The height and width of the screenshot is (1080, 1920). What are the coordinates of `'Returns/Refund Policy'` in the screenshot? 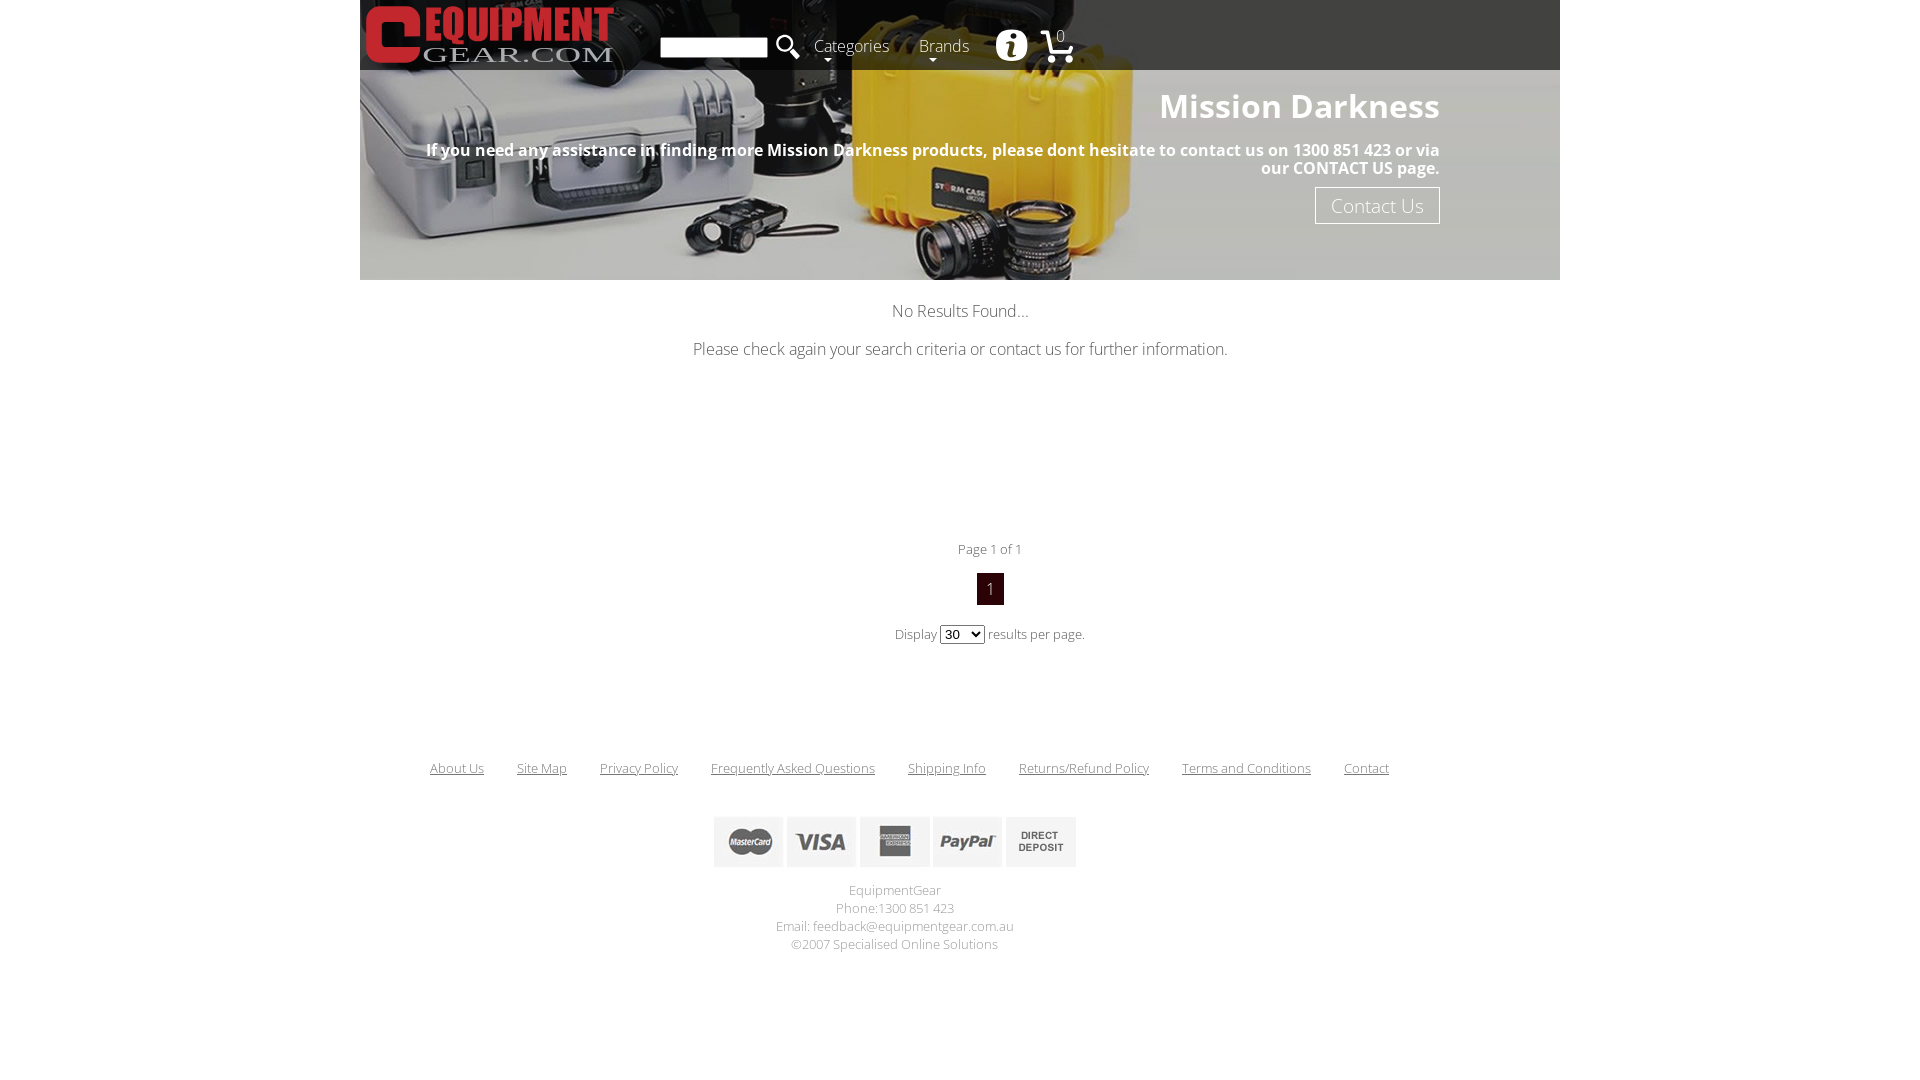 It's located at (1018, 766).